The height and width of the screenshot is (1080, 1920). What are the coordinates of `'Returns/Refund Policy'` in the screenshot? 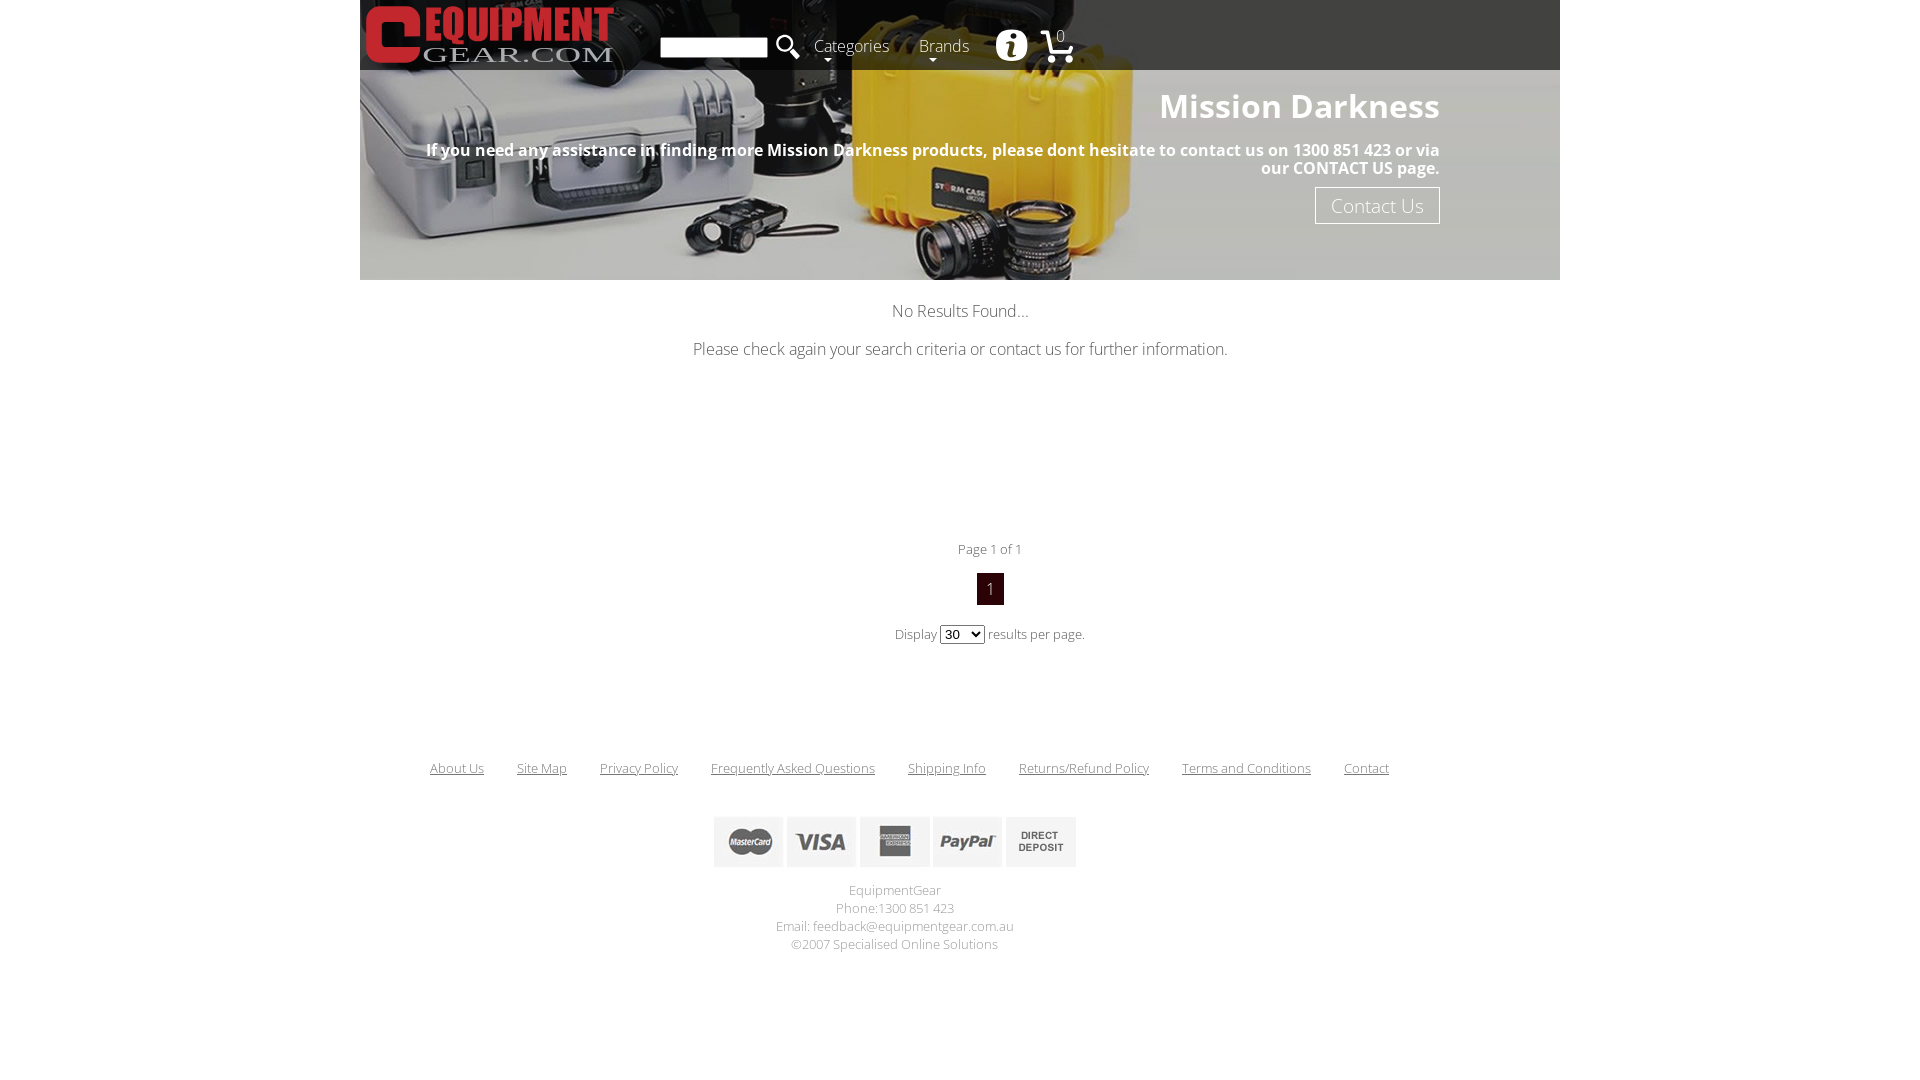 It's located at (1018, 766).